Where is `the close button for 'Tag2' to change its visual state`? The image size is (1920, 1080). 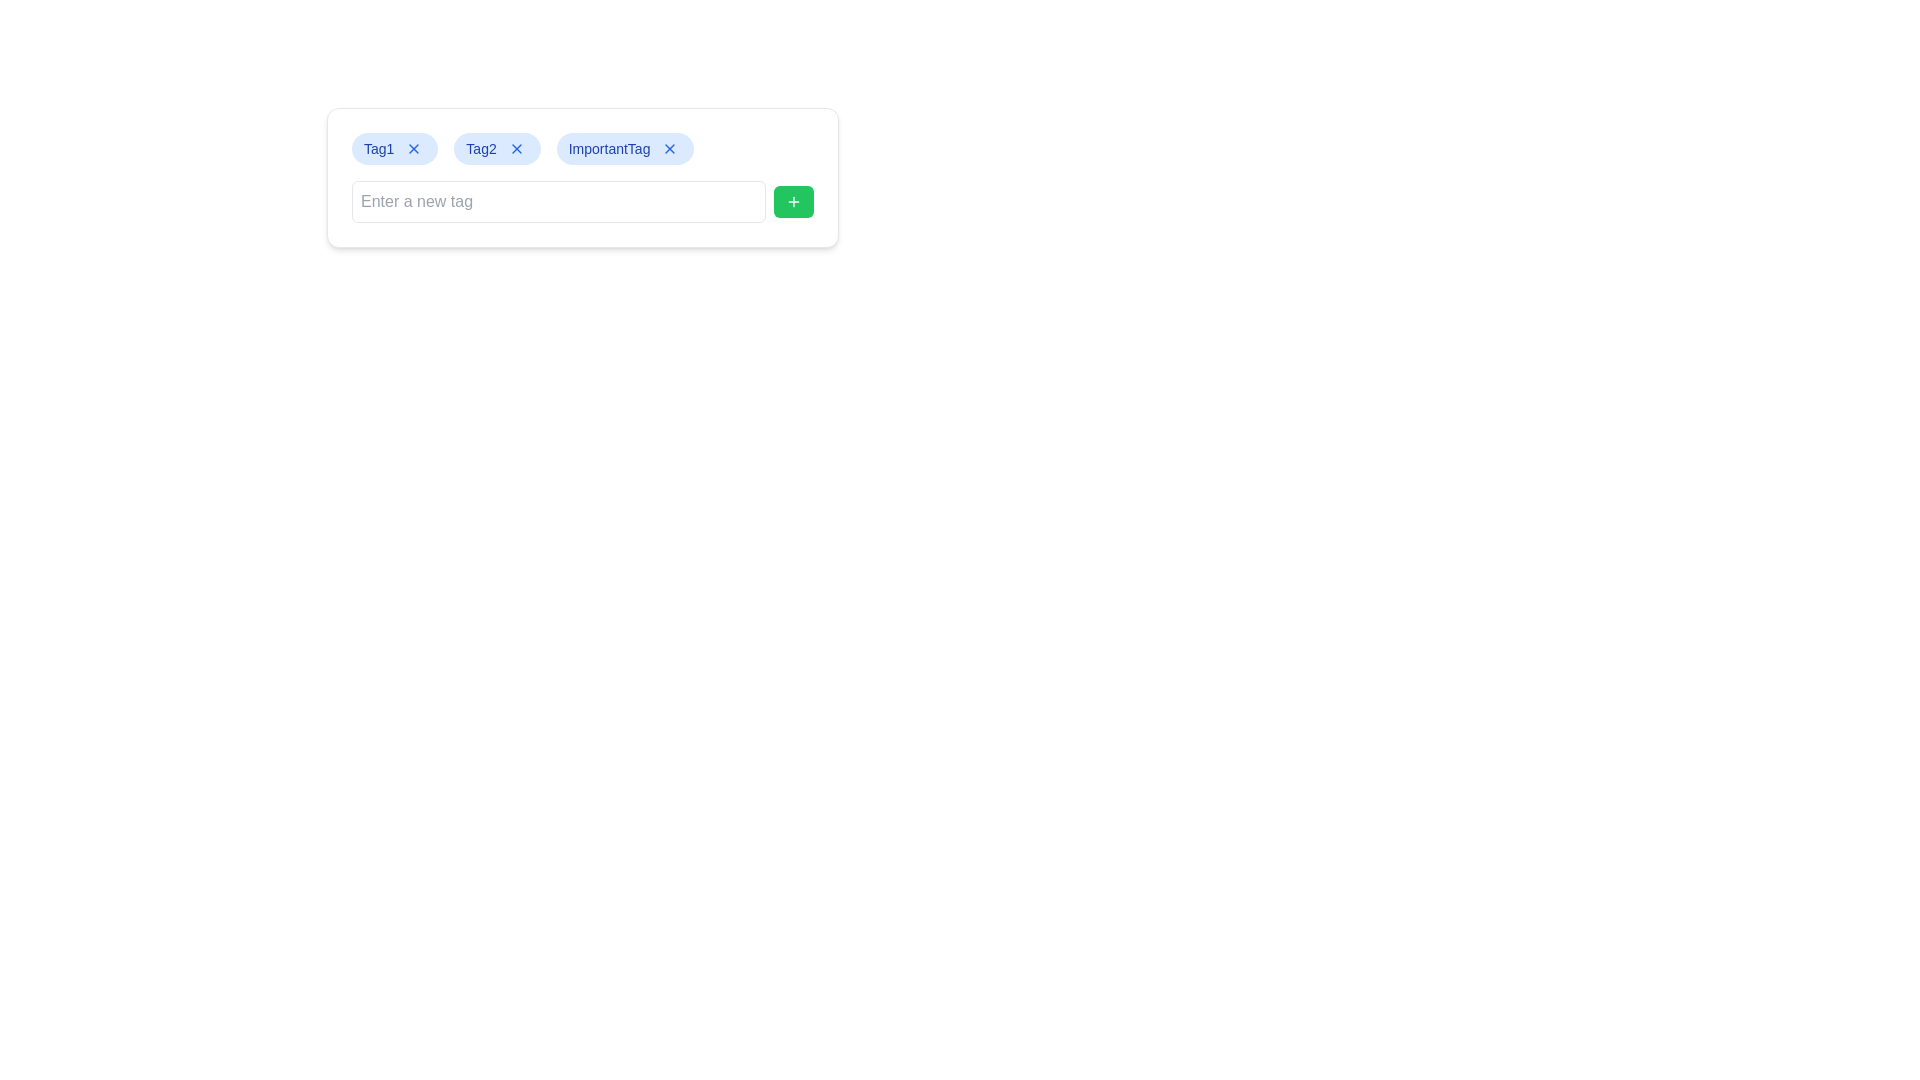
the close button for 'Tag2' to change its visual state is located at coordinates (516, 148).